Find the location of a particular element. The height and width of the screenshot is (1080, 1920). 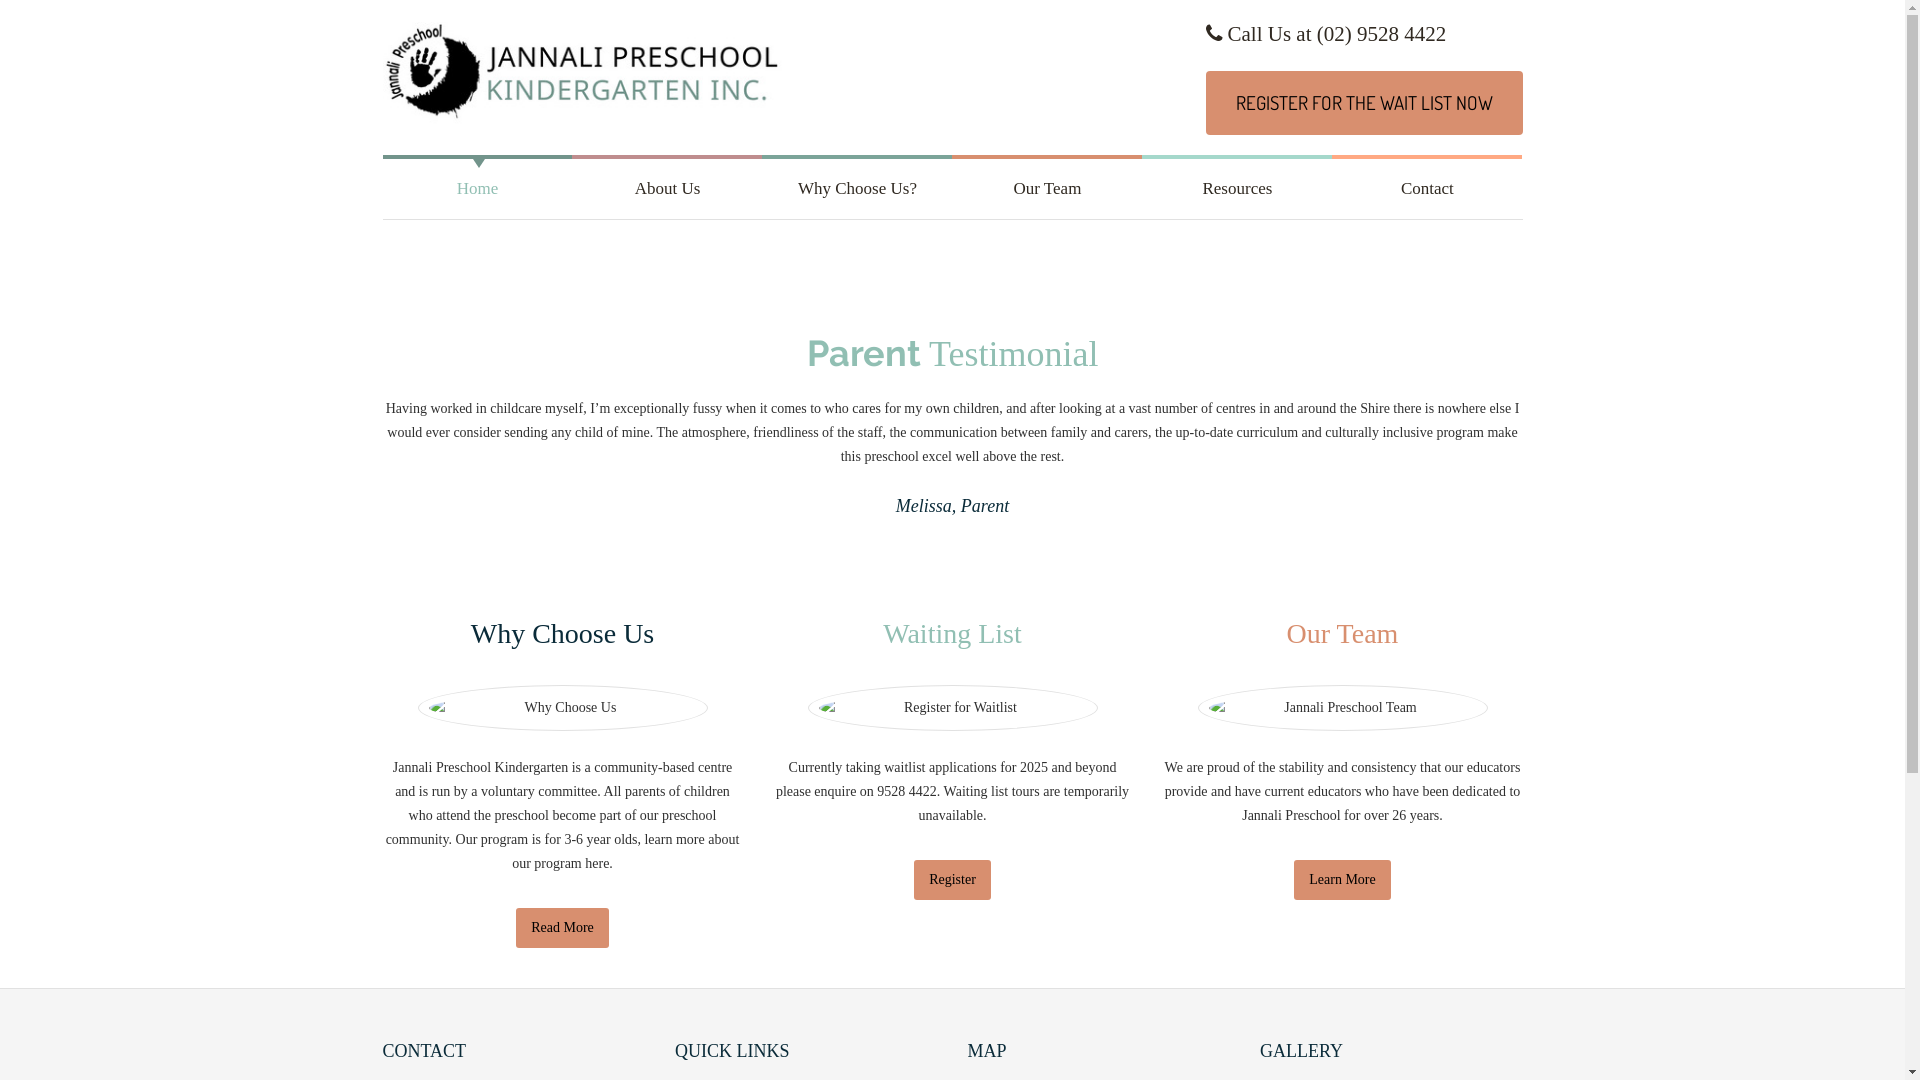

'Our Team' is located at coordinates (1045, 189).